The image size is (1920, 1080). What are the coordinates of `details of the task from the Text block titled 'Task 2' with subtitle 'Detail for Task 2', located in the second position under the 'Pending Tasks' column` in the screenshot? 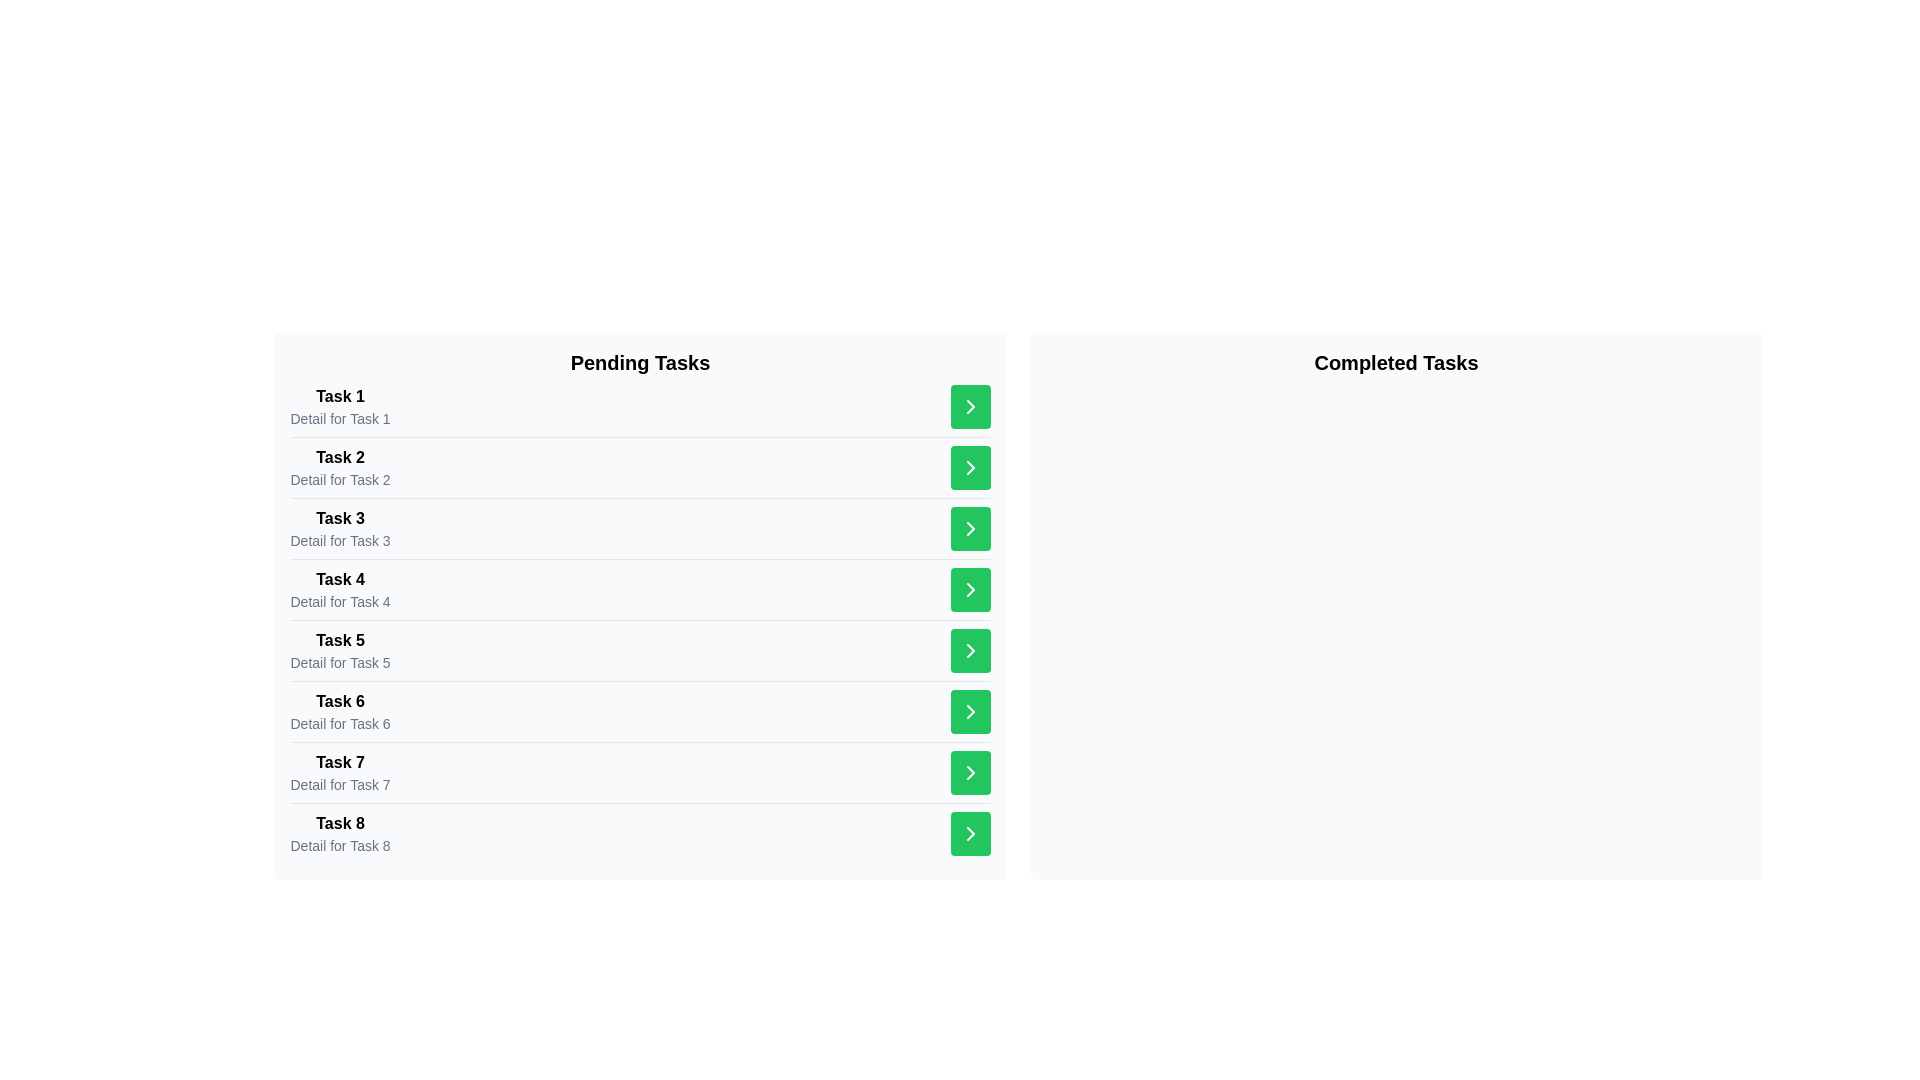 It's located at (340, 467).